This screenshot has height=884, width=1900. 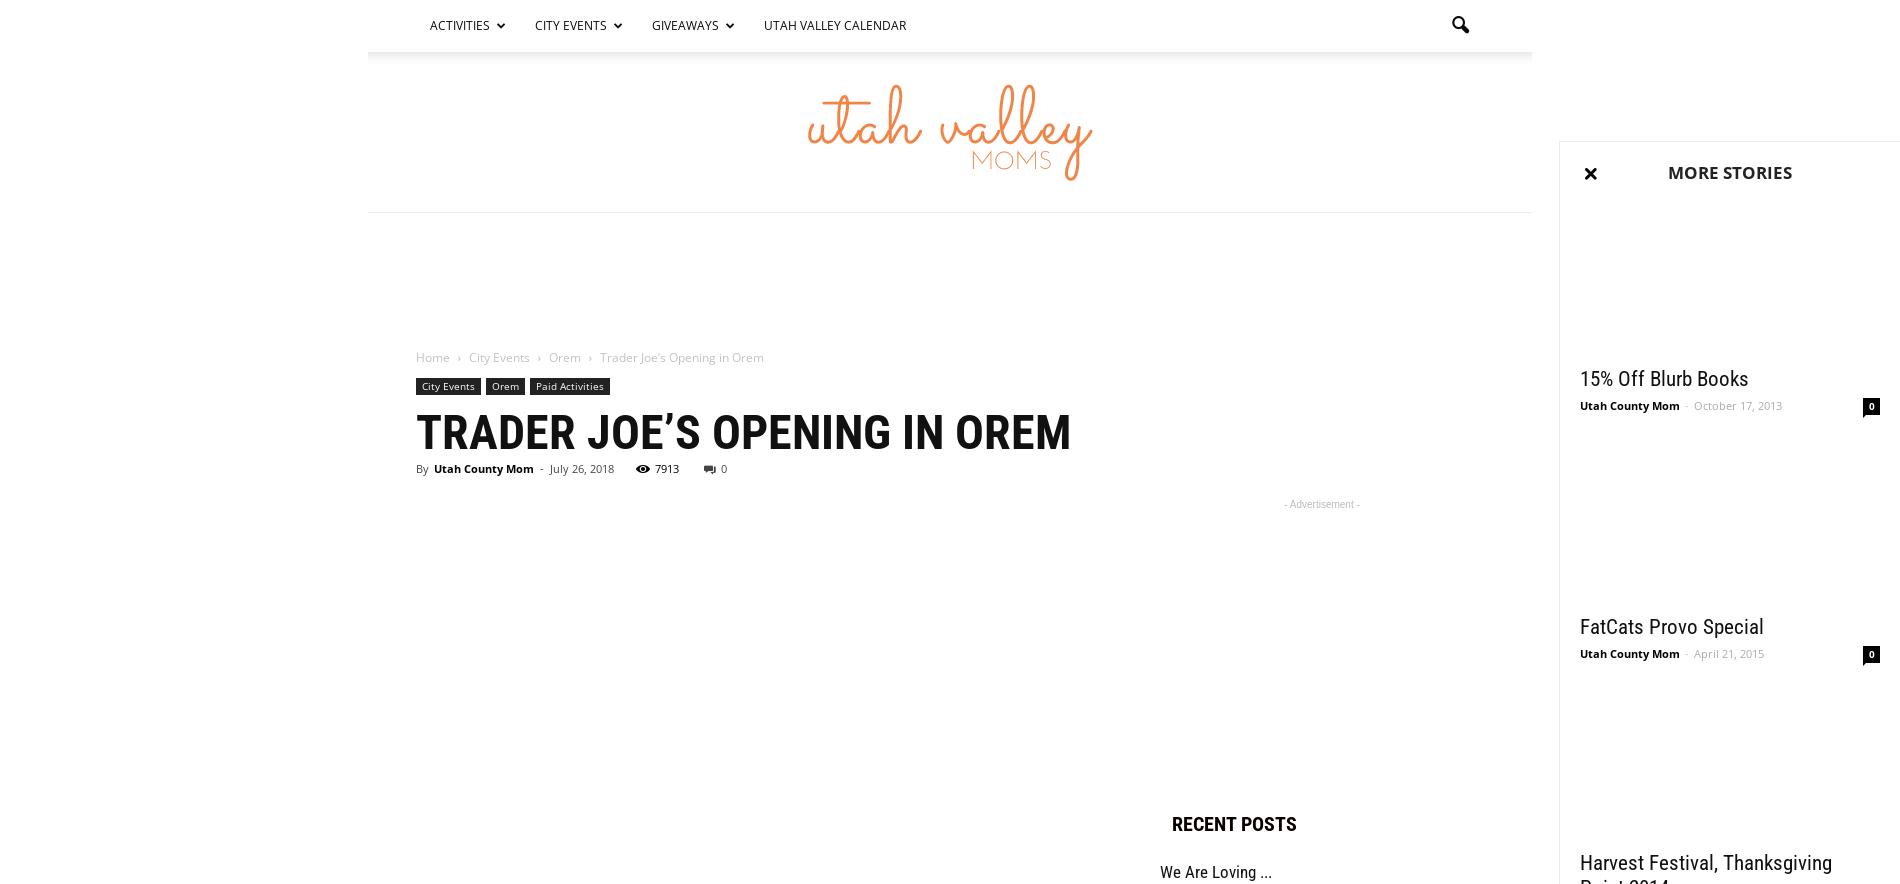 I want to click on 'Search', so click(x=950, y=80).